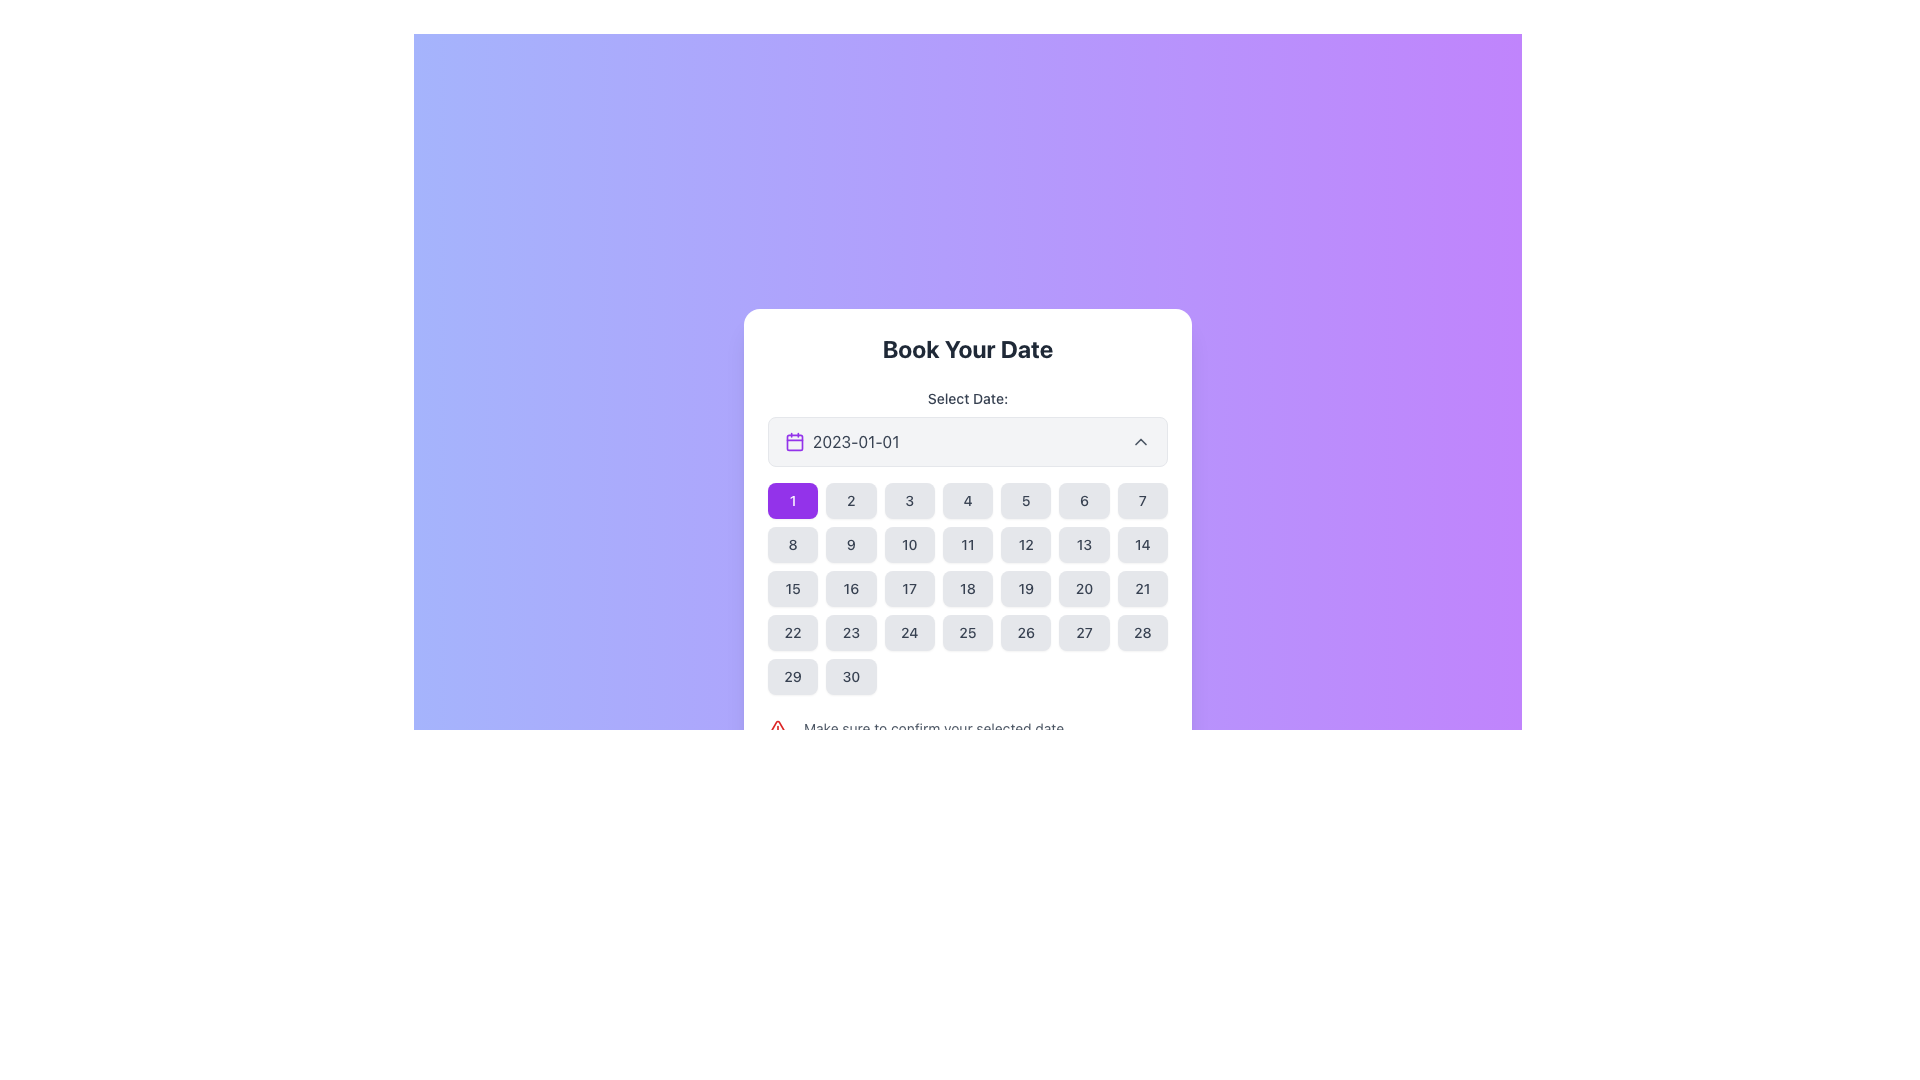 The width and height of the screenshot is (1920, 1080). Describe the element at coordinates (792, 544) in the screenshot. I see `the button labeled '8' in the calendar interface` at that location.